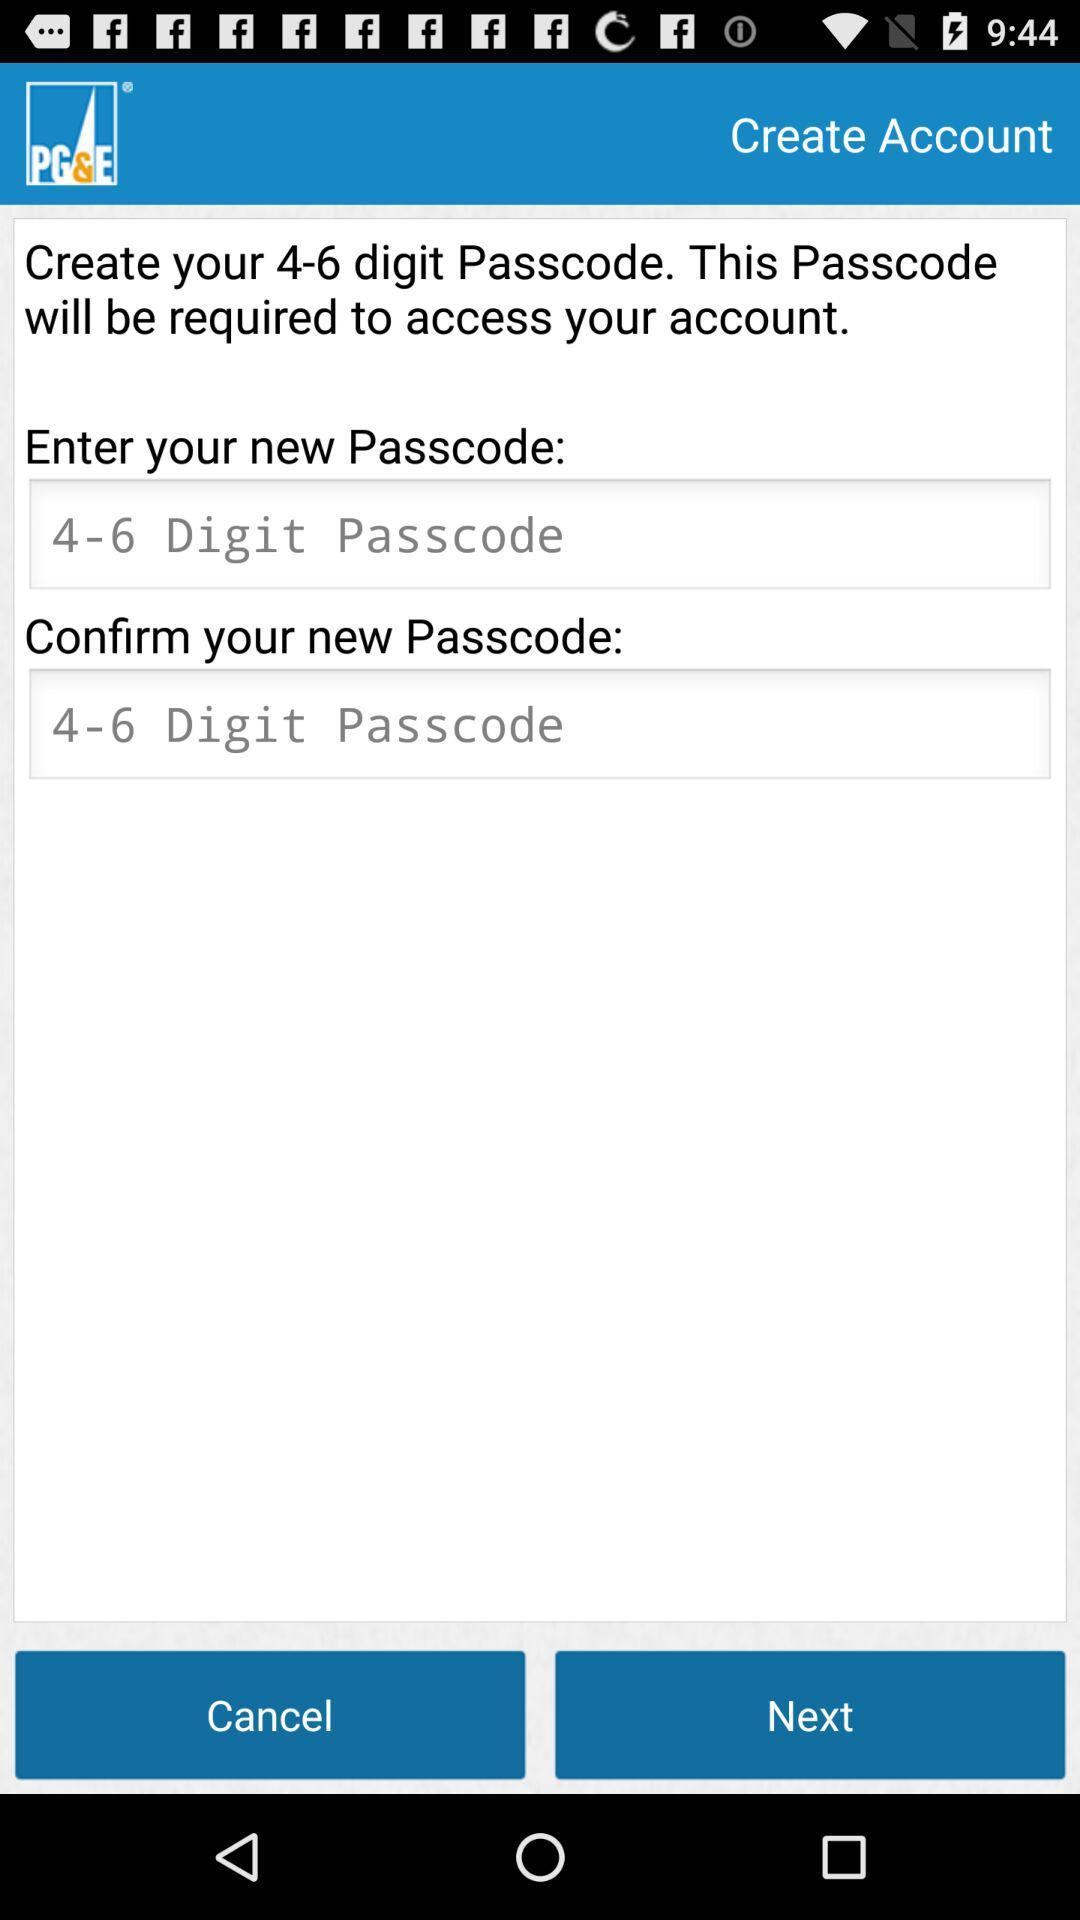 This screenshot has width=1080, height=1920. What do you see at coordinates (270, 1713) in the screenshot?
I see `item to the left of the next button` at bounding box center [270, 1713].